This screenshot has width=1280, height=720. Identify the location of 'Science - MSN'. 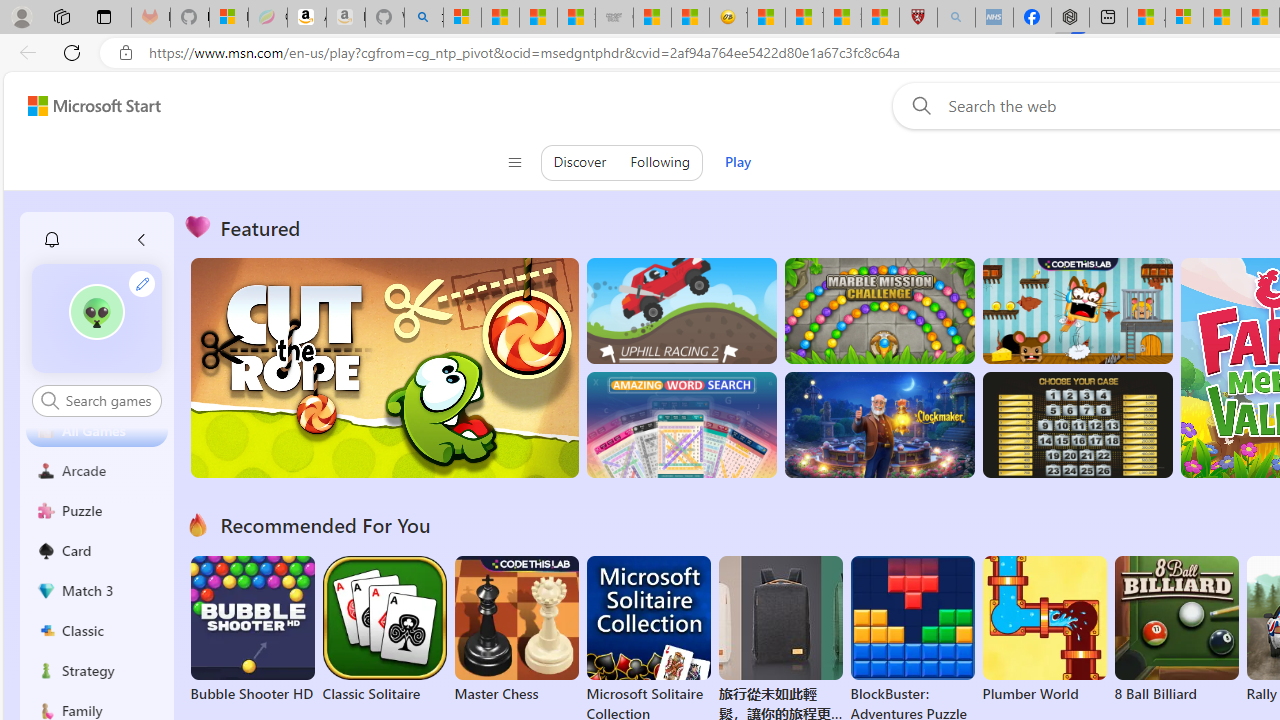
(842, 17).